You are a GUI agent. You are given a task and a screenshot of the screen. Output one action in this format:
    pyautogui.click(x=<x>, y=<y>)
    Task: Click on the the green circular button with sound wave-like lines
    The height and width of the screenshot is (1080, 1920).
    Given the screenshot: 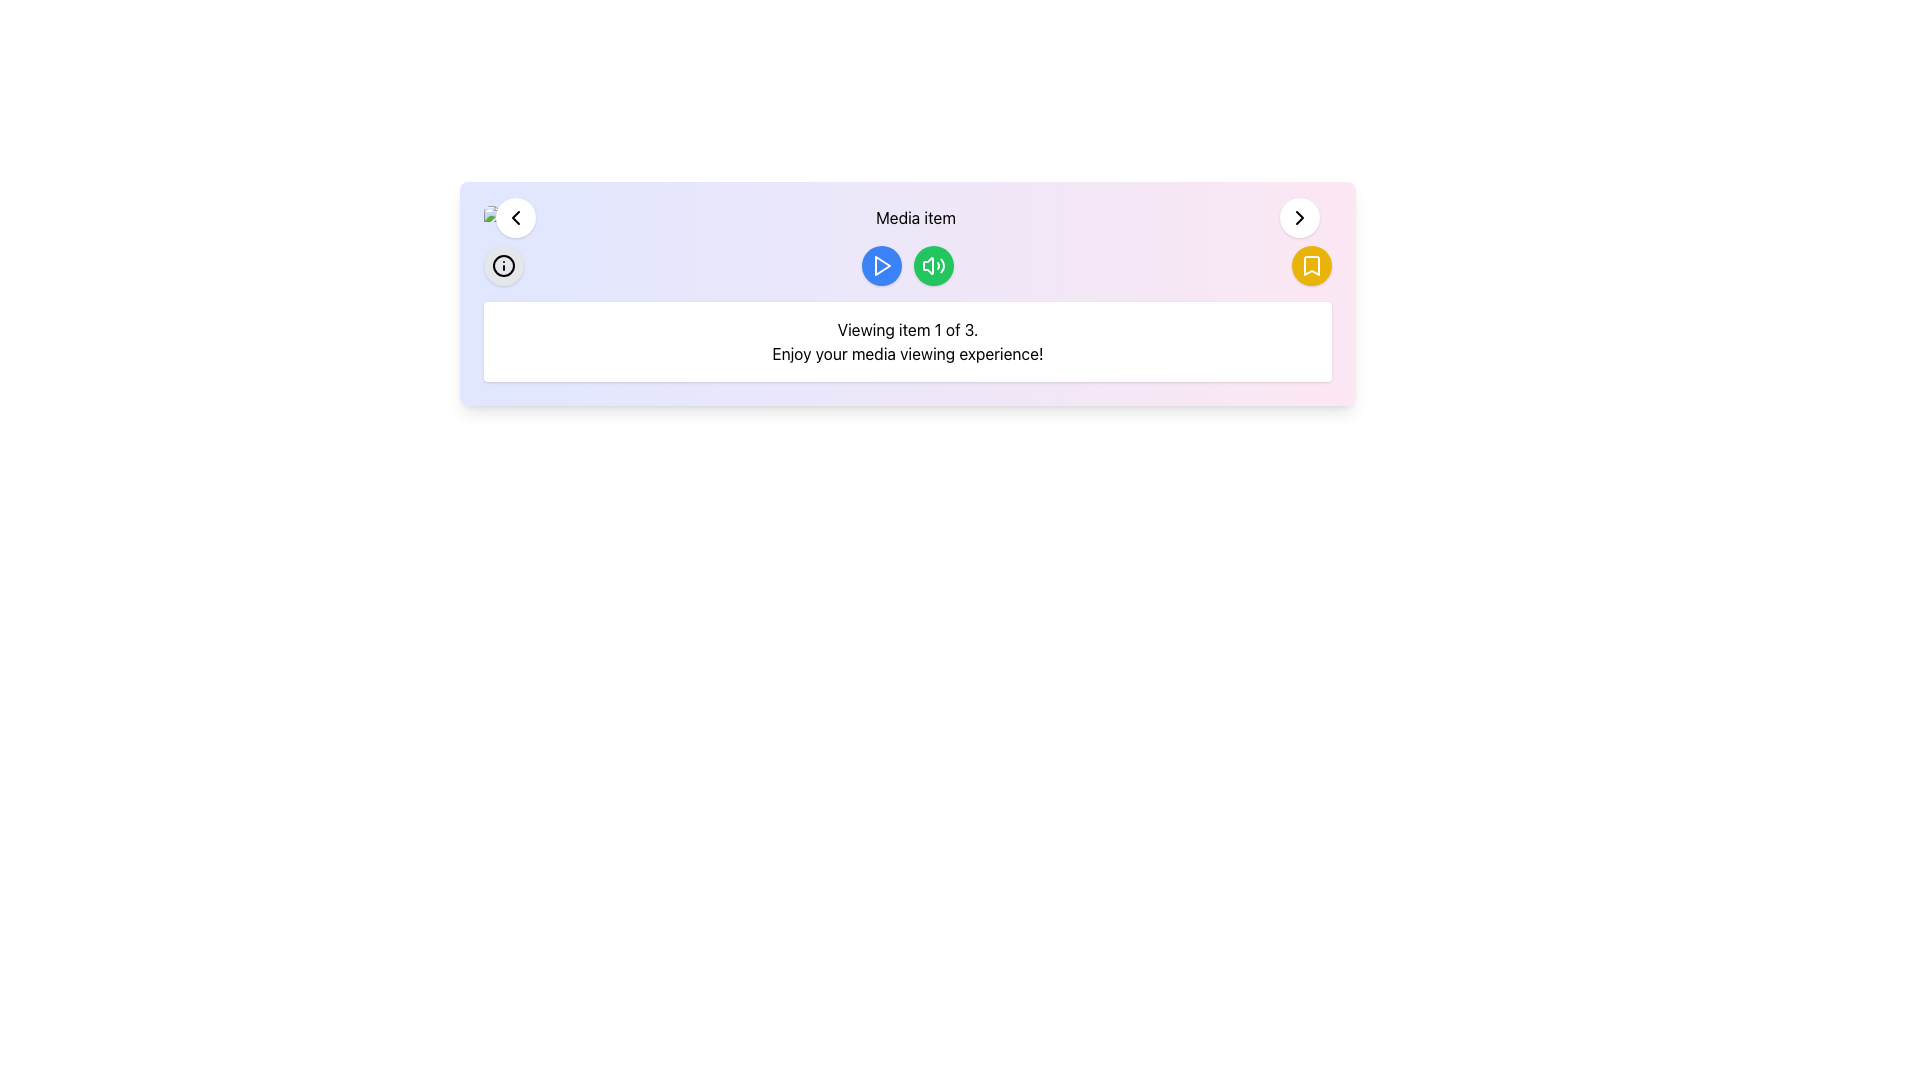 What is the action you would take?
    pyautogui.click(x=933, y=265)
    